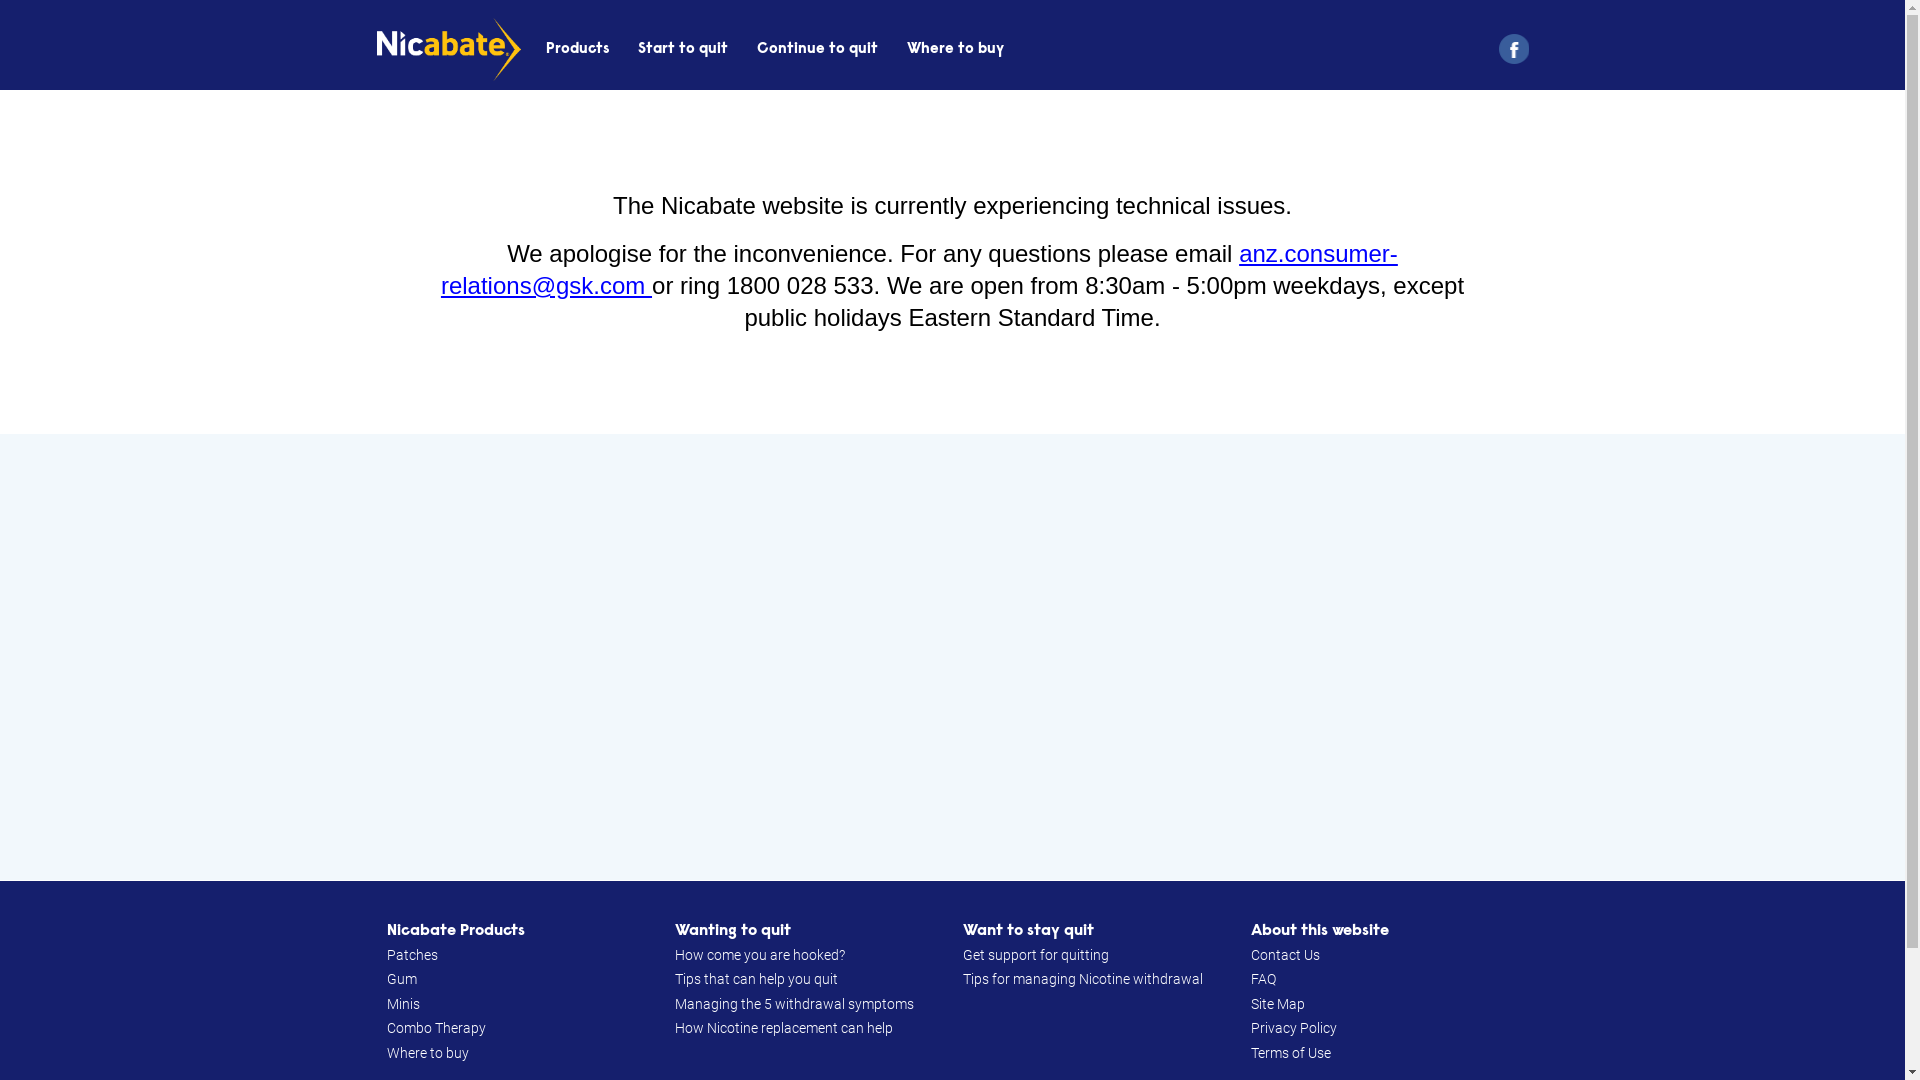 This screenshot has height=1080, width=1920. I want to click on 'How Nicotine replacement can help', so click(673, 1028).